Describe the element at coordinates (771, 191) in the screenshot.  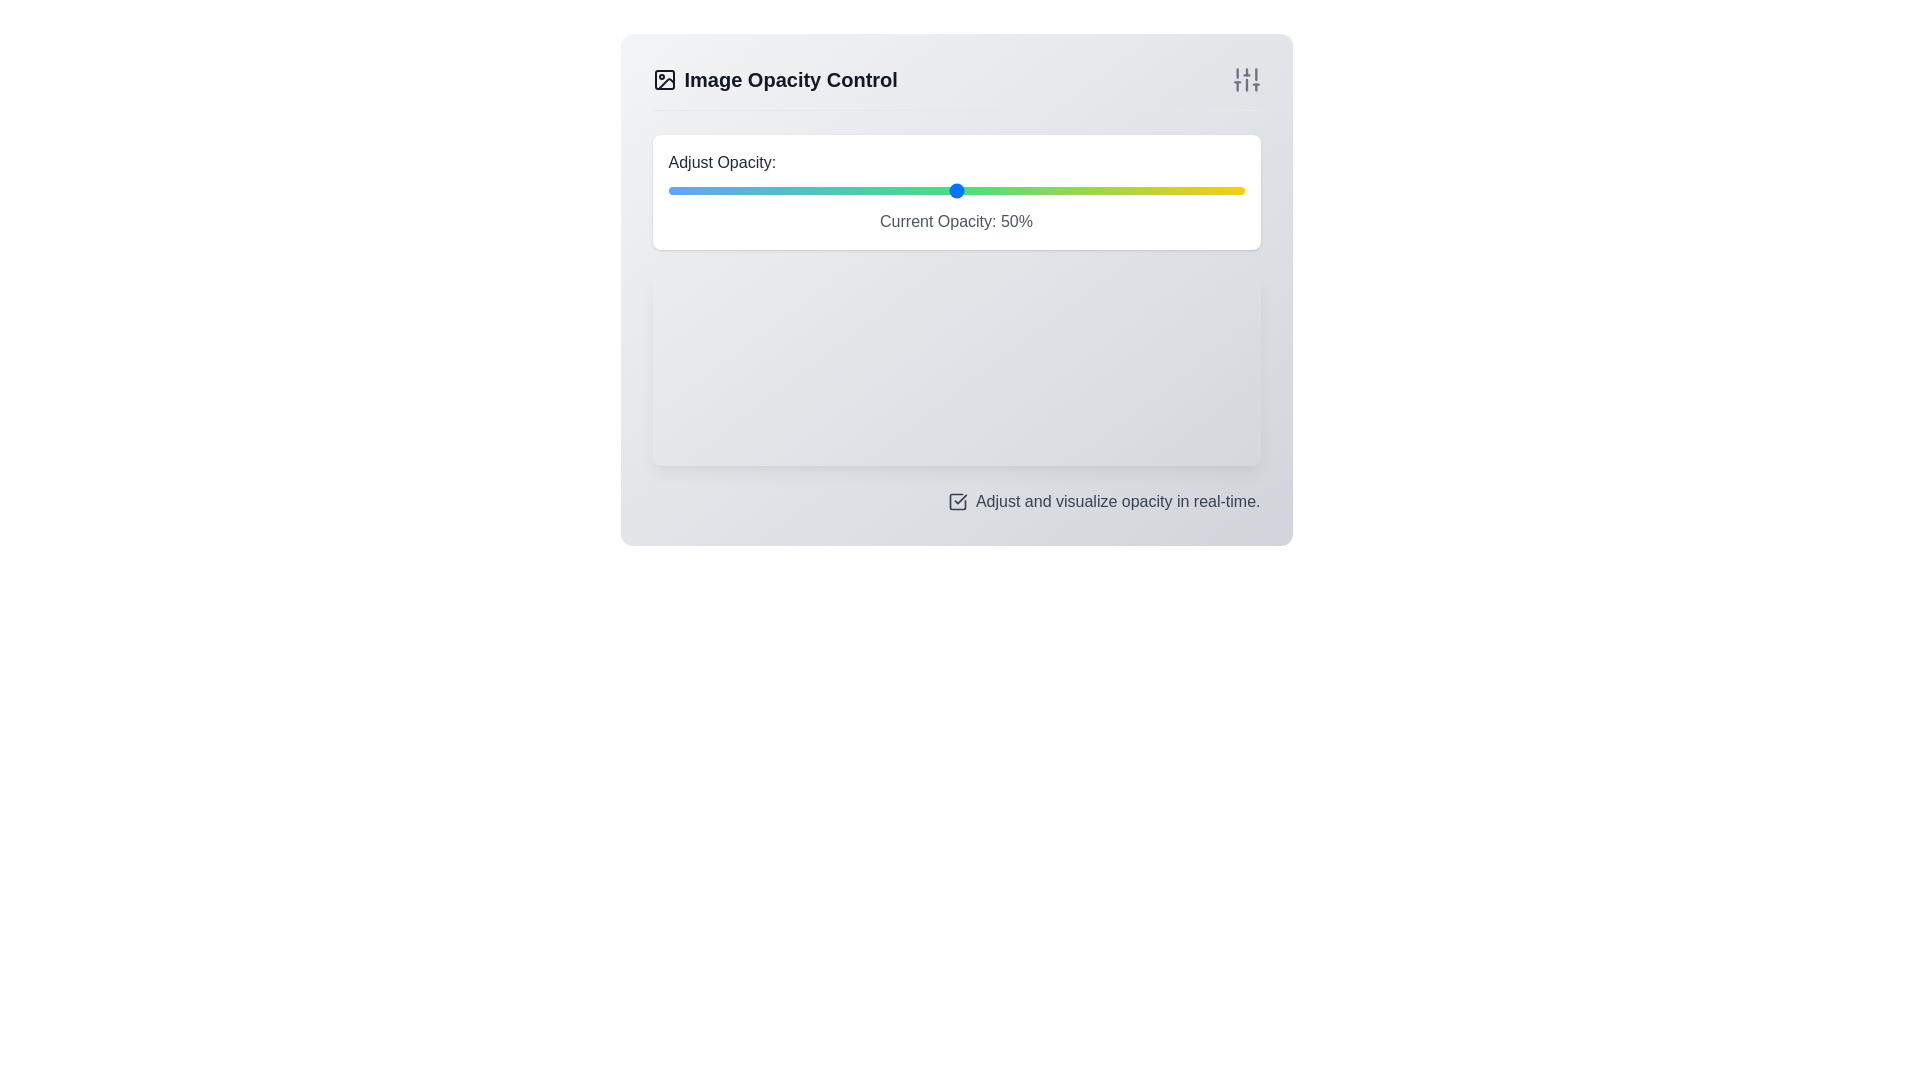
I see `the opacity` at that location.